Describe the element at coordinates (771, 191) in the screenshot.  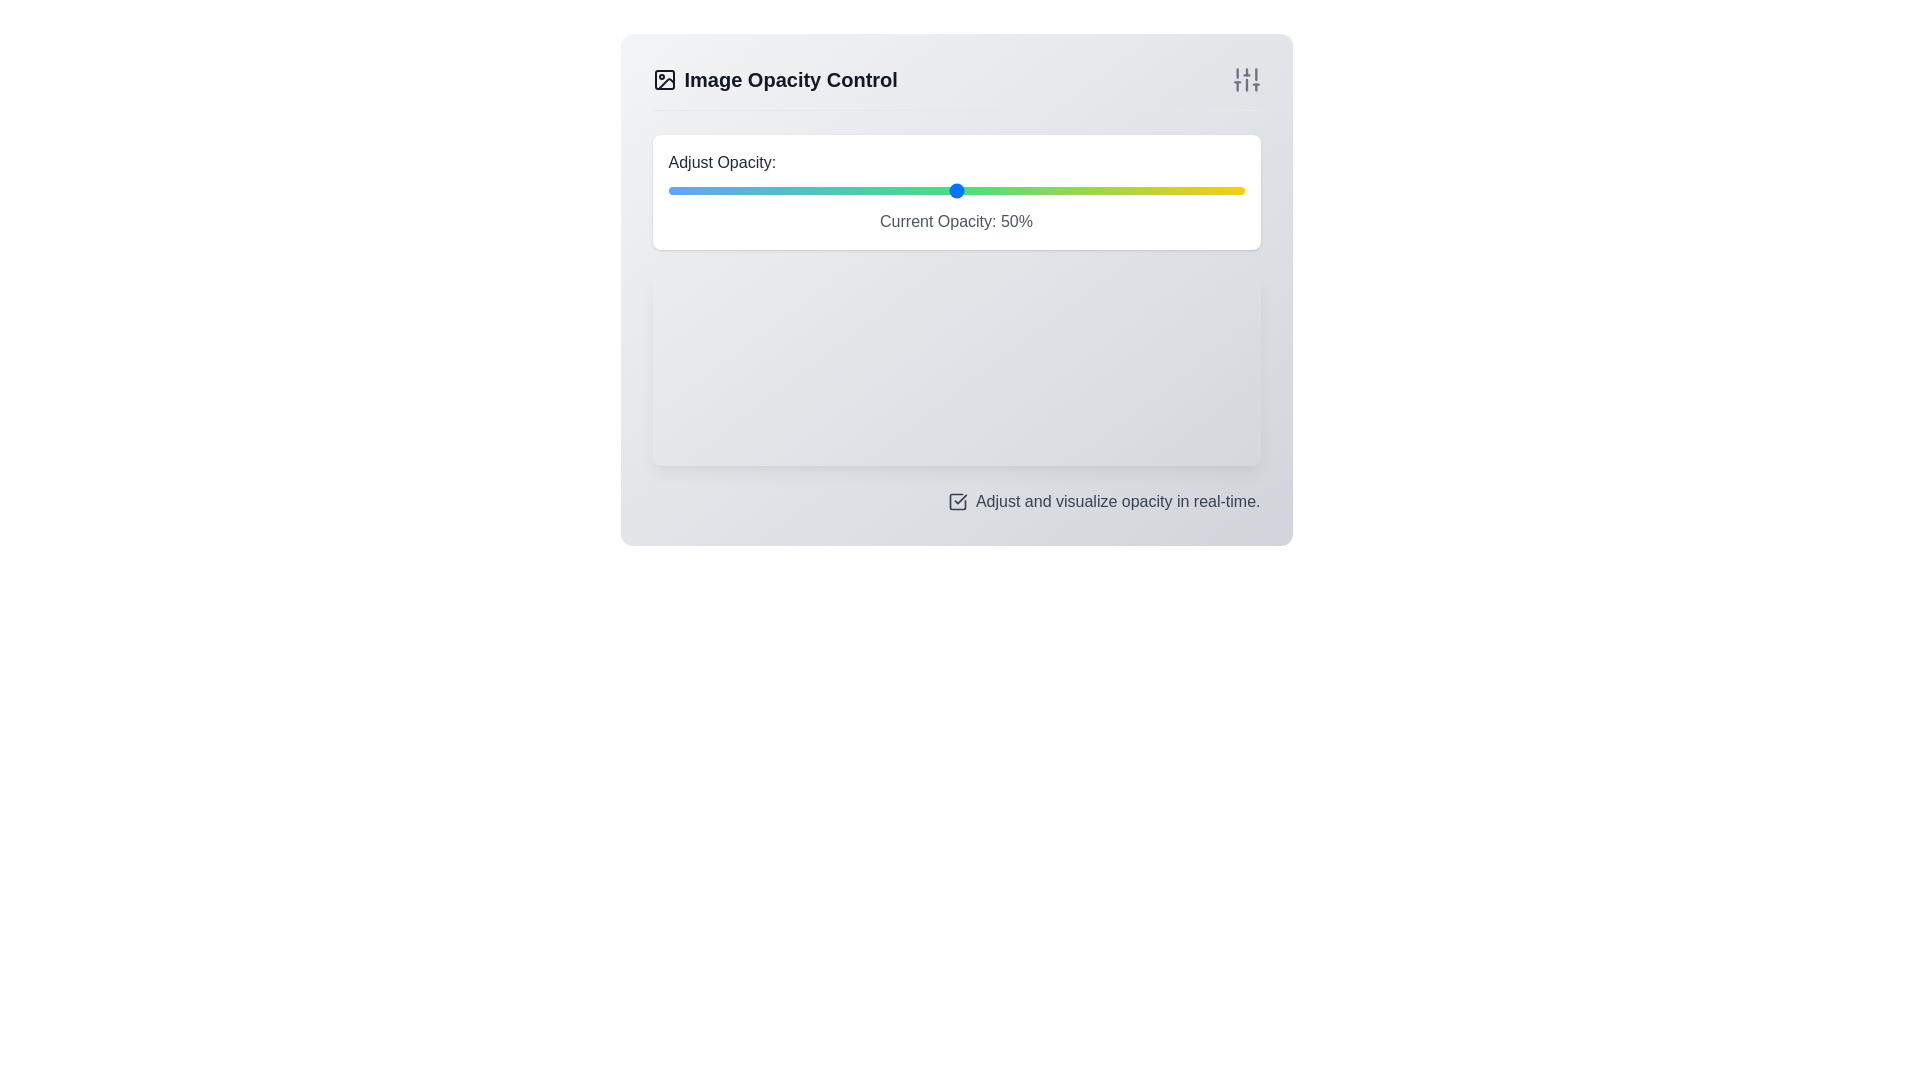
I see `the opacity` at that location.